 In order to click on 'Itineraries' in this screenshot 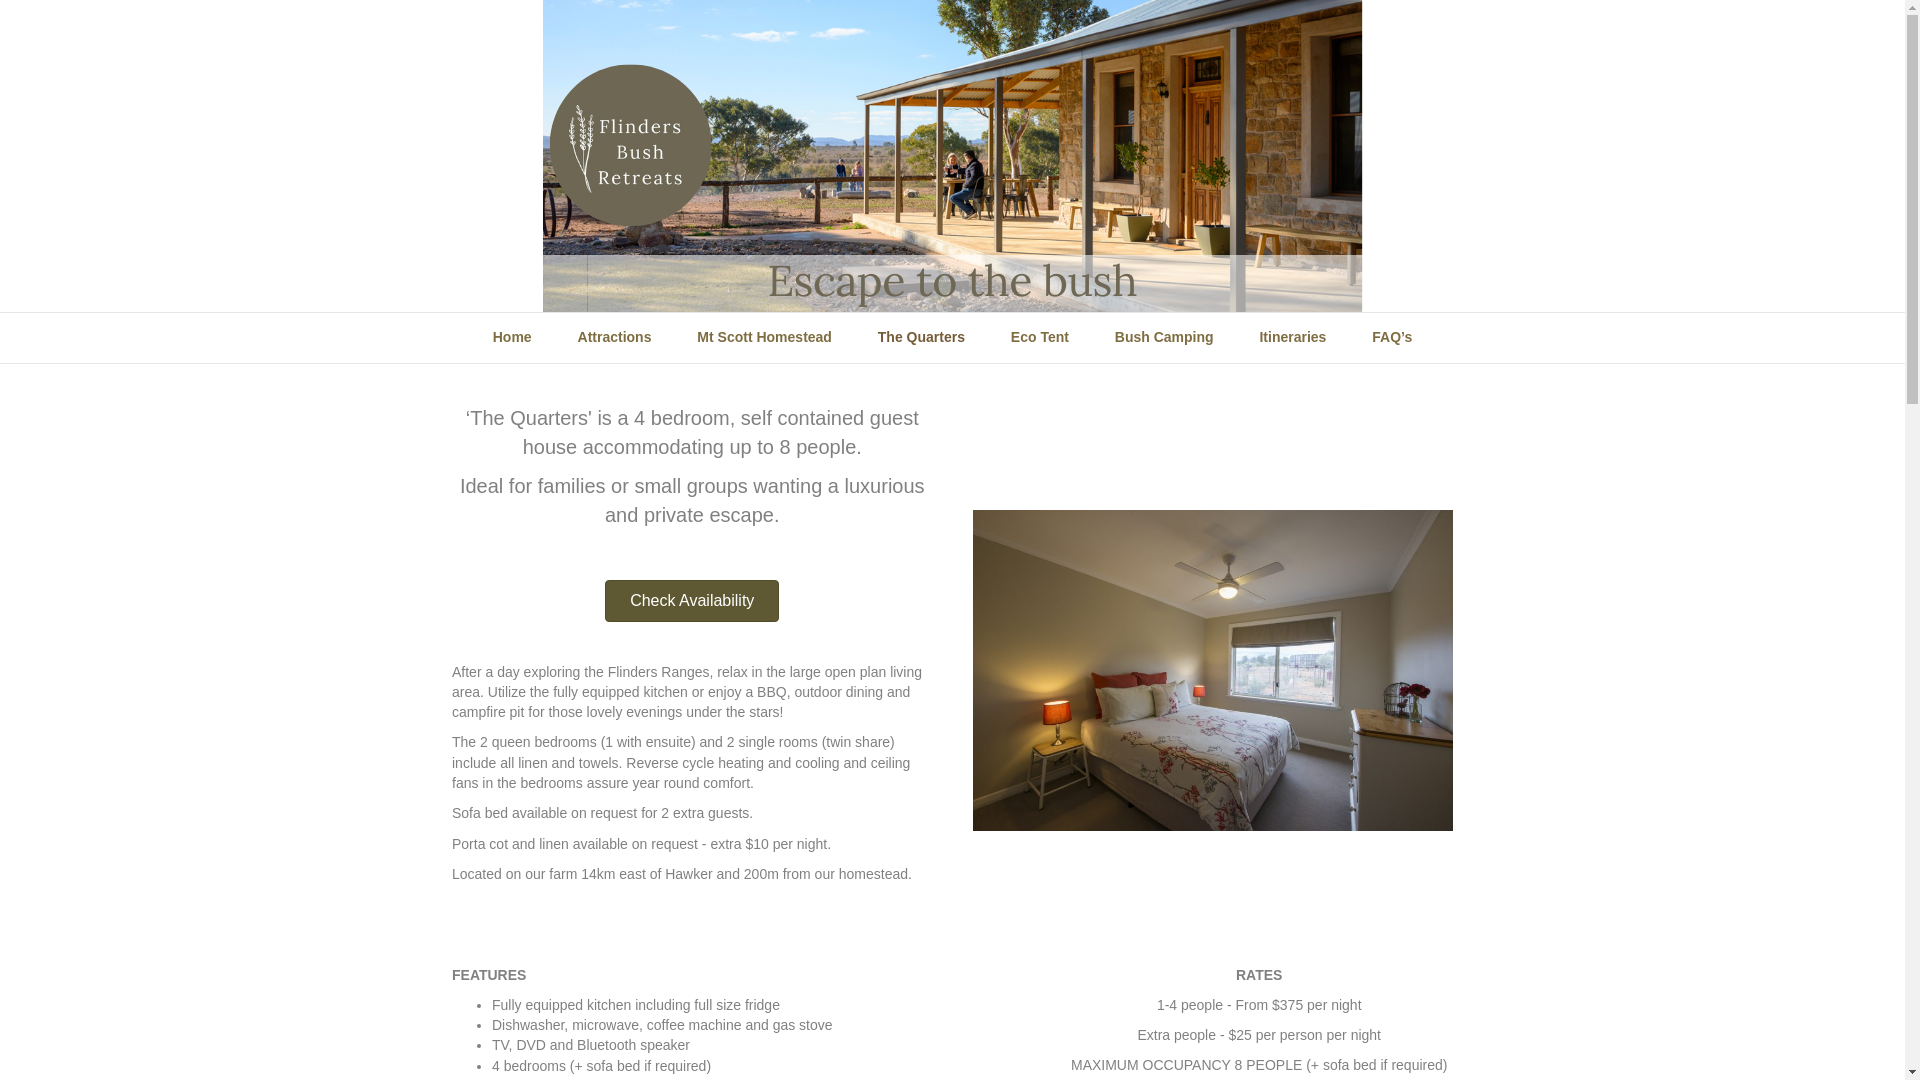, I will do `click(1292, 337)`.